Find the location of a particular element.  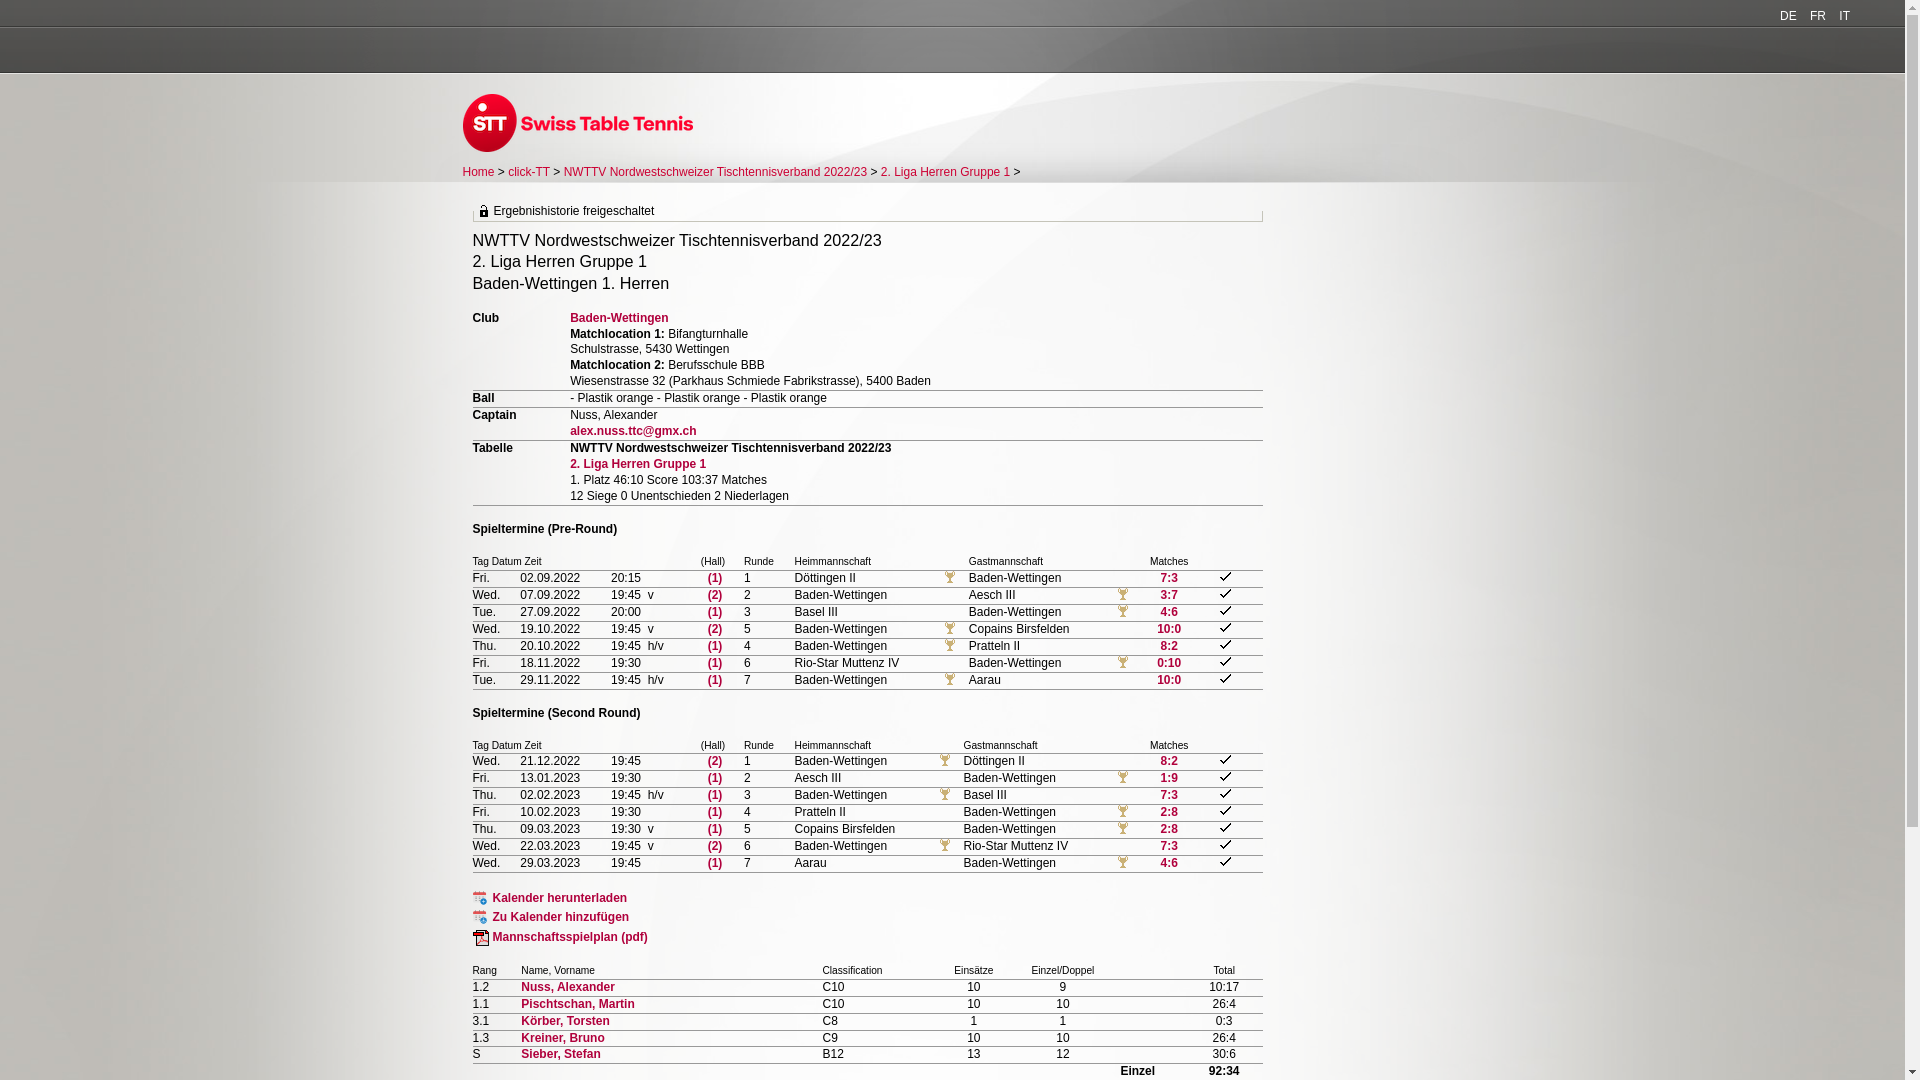

'Victory' is located at coordinates (944, 845).